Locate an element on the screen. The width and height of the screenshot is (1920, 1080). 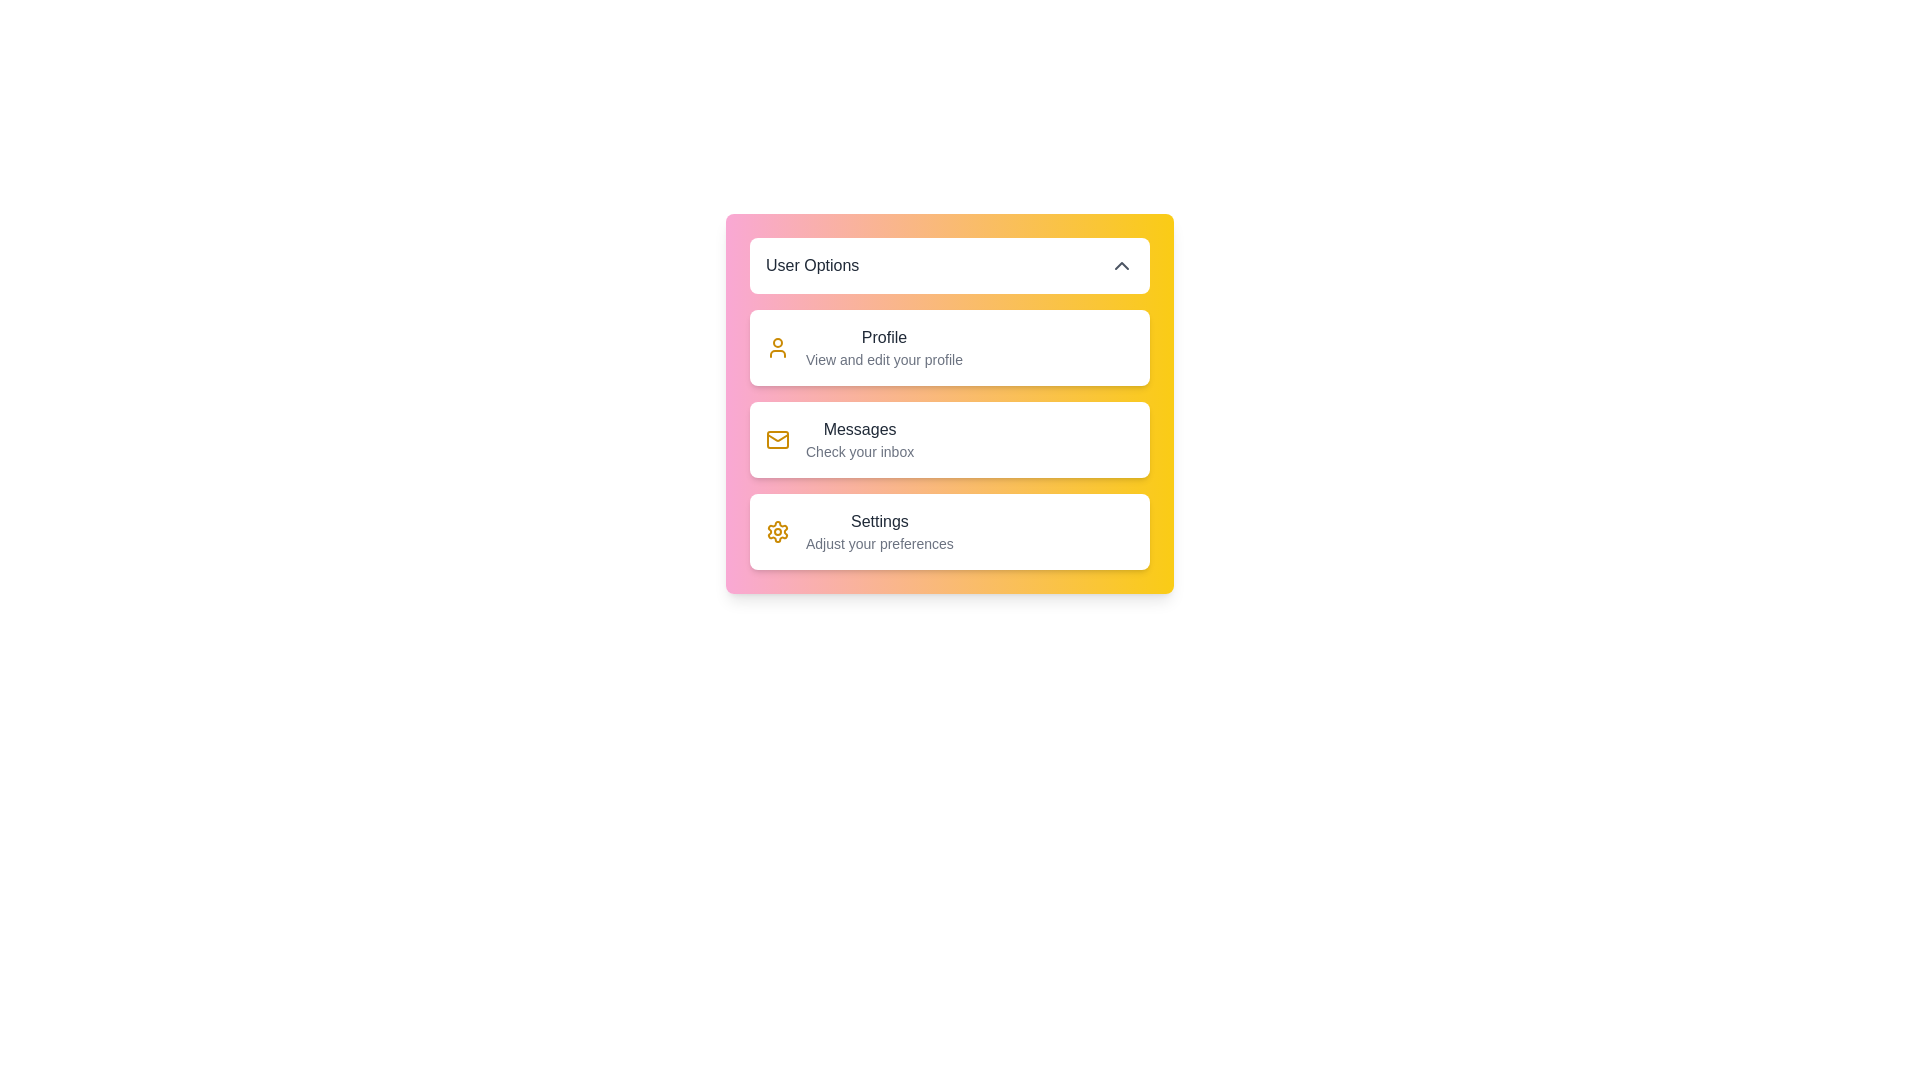
the user option Settings from the menu is located at coordinates (949, 531).